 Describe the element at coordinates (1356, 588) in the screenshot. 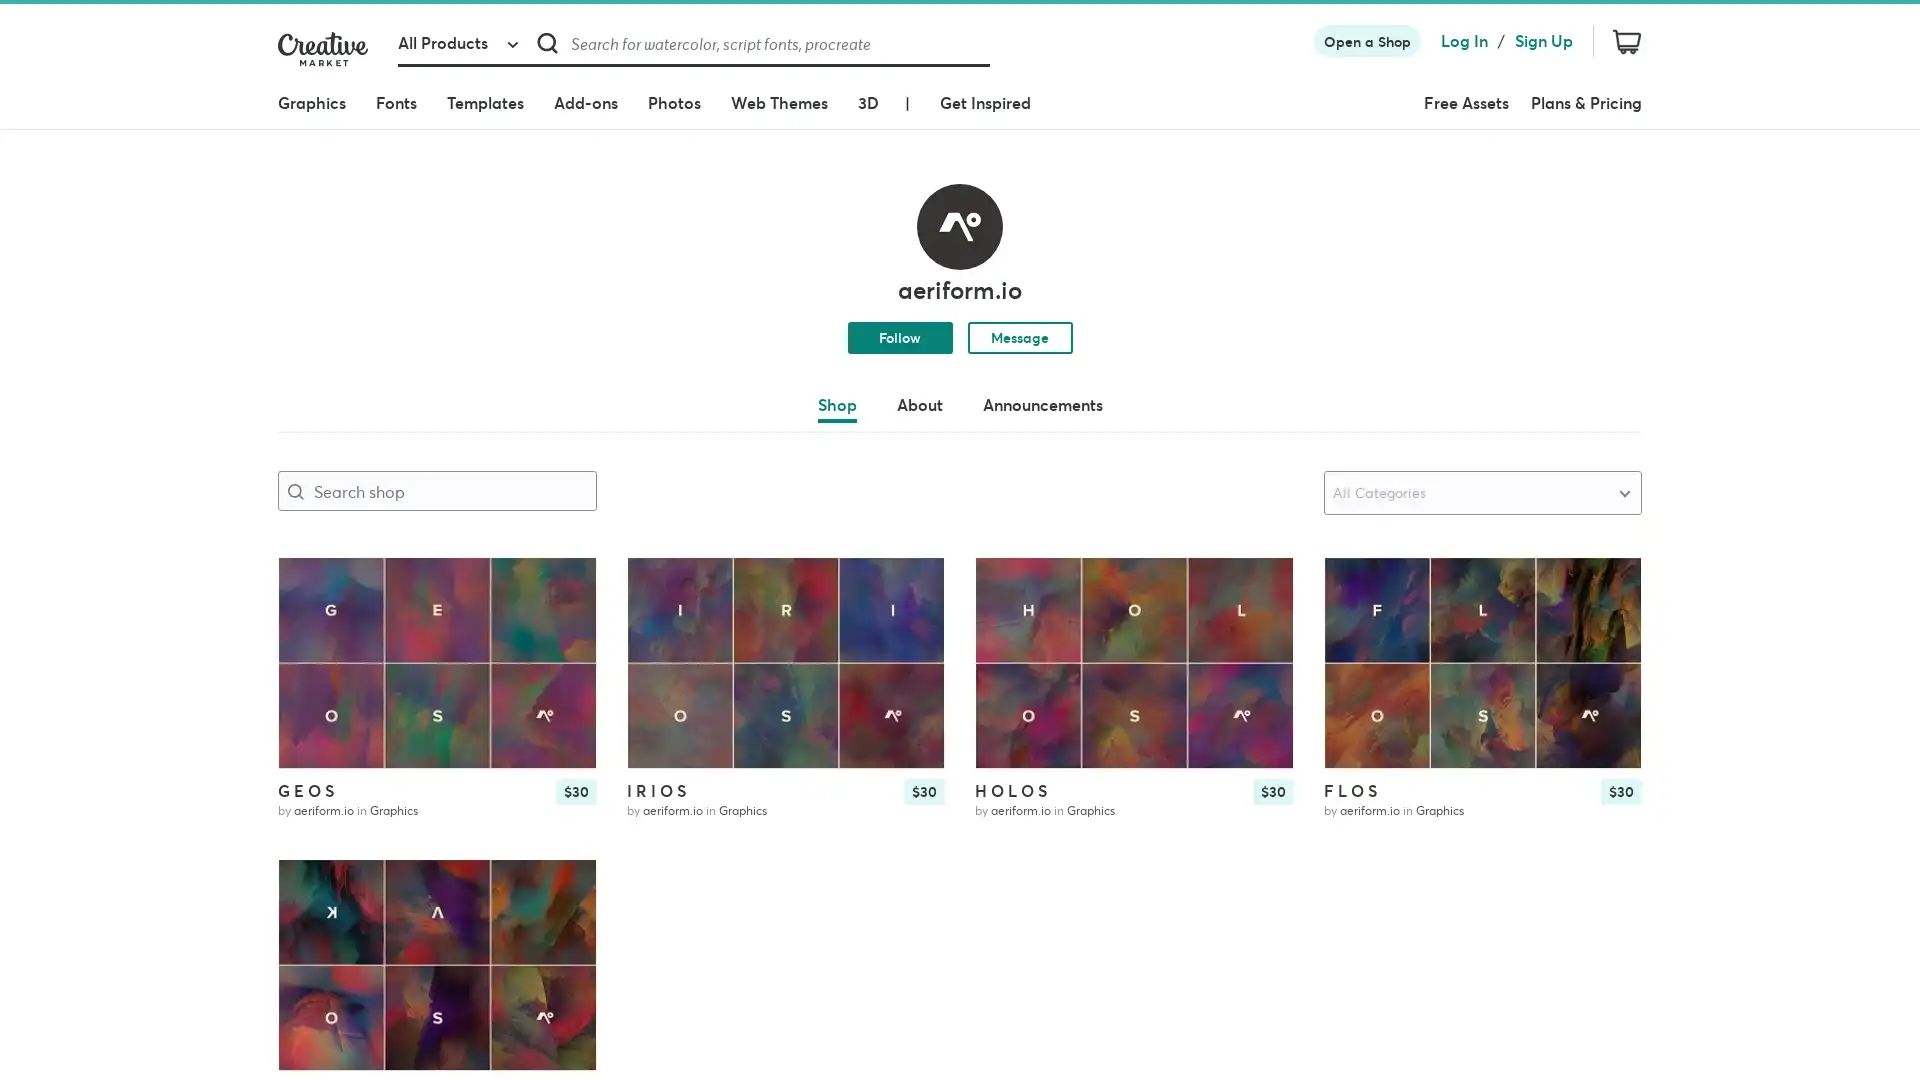

I see `Pin to Pinterest` at that location.